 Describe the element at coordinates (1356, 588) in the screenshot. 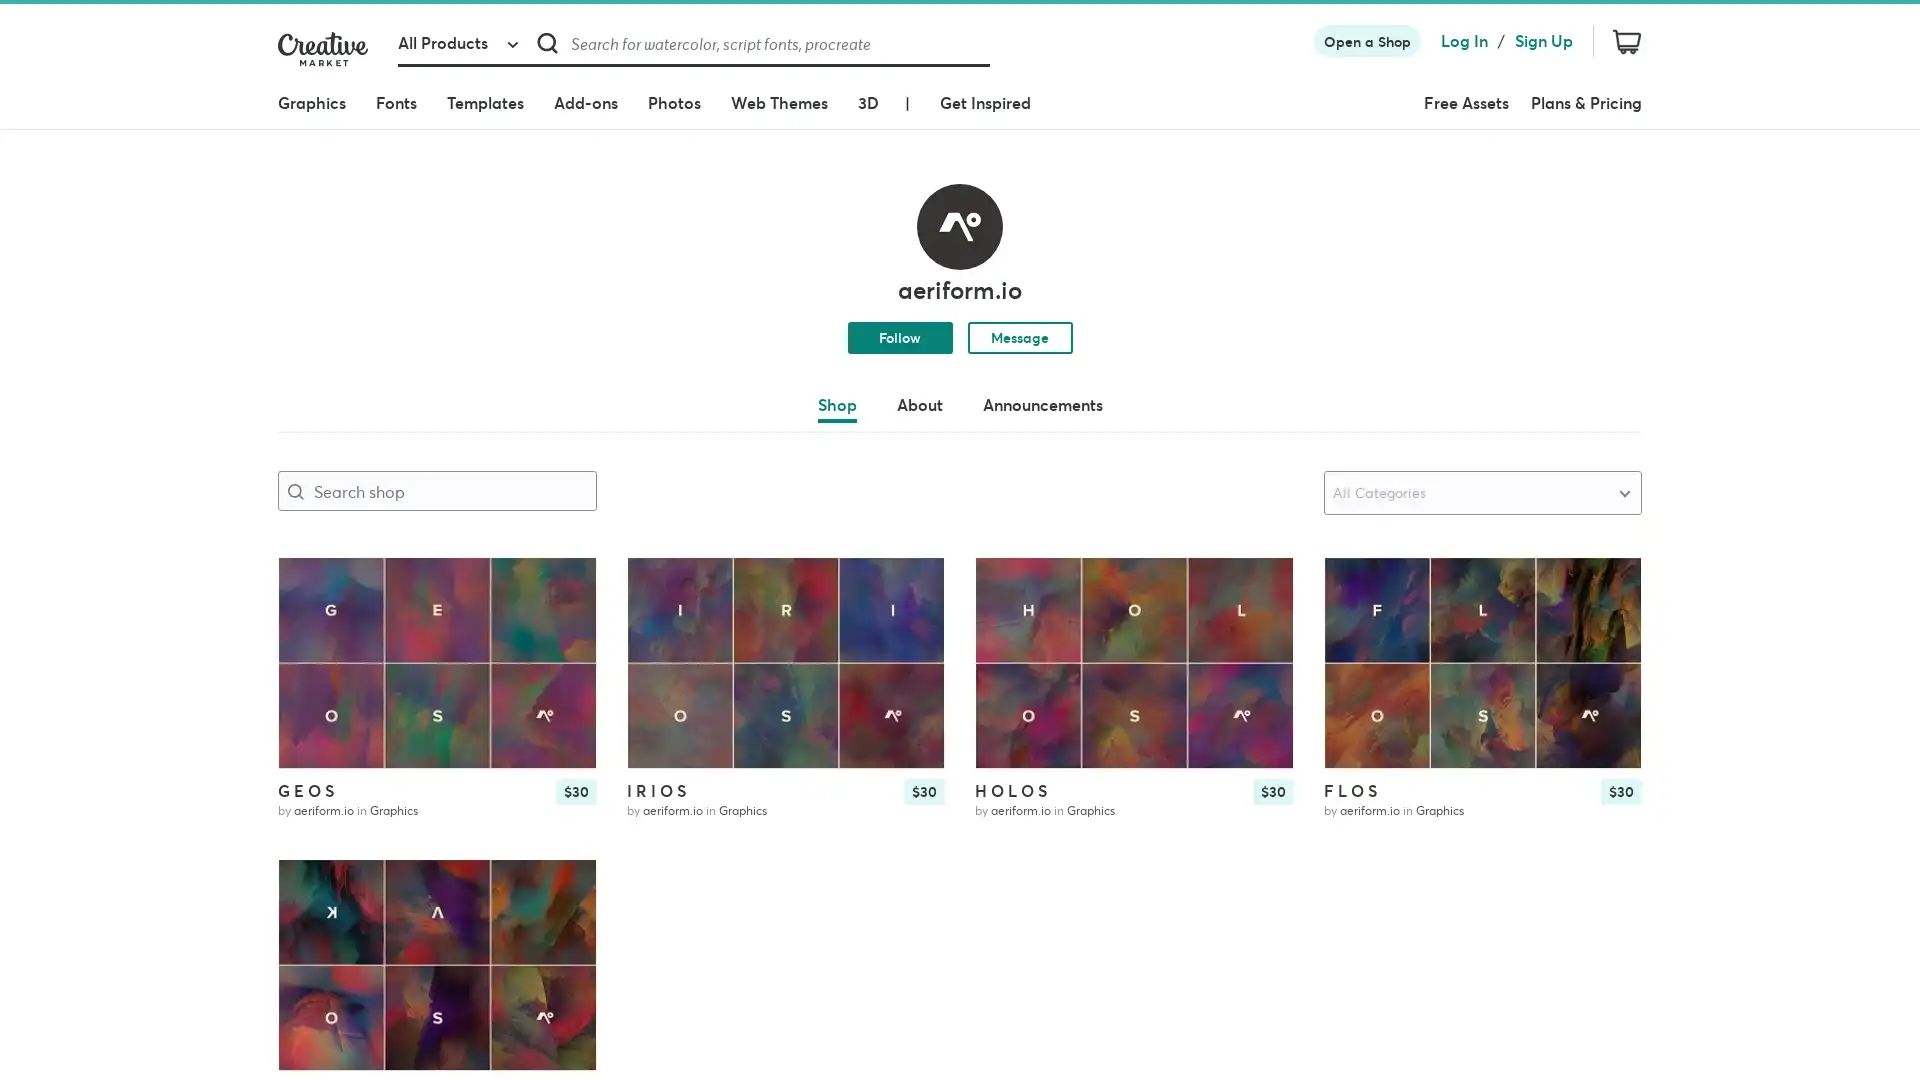

I see `Pin to Pinterest` at that location.